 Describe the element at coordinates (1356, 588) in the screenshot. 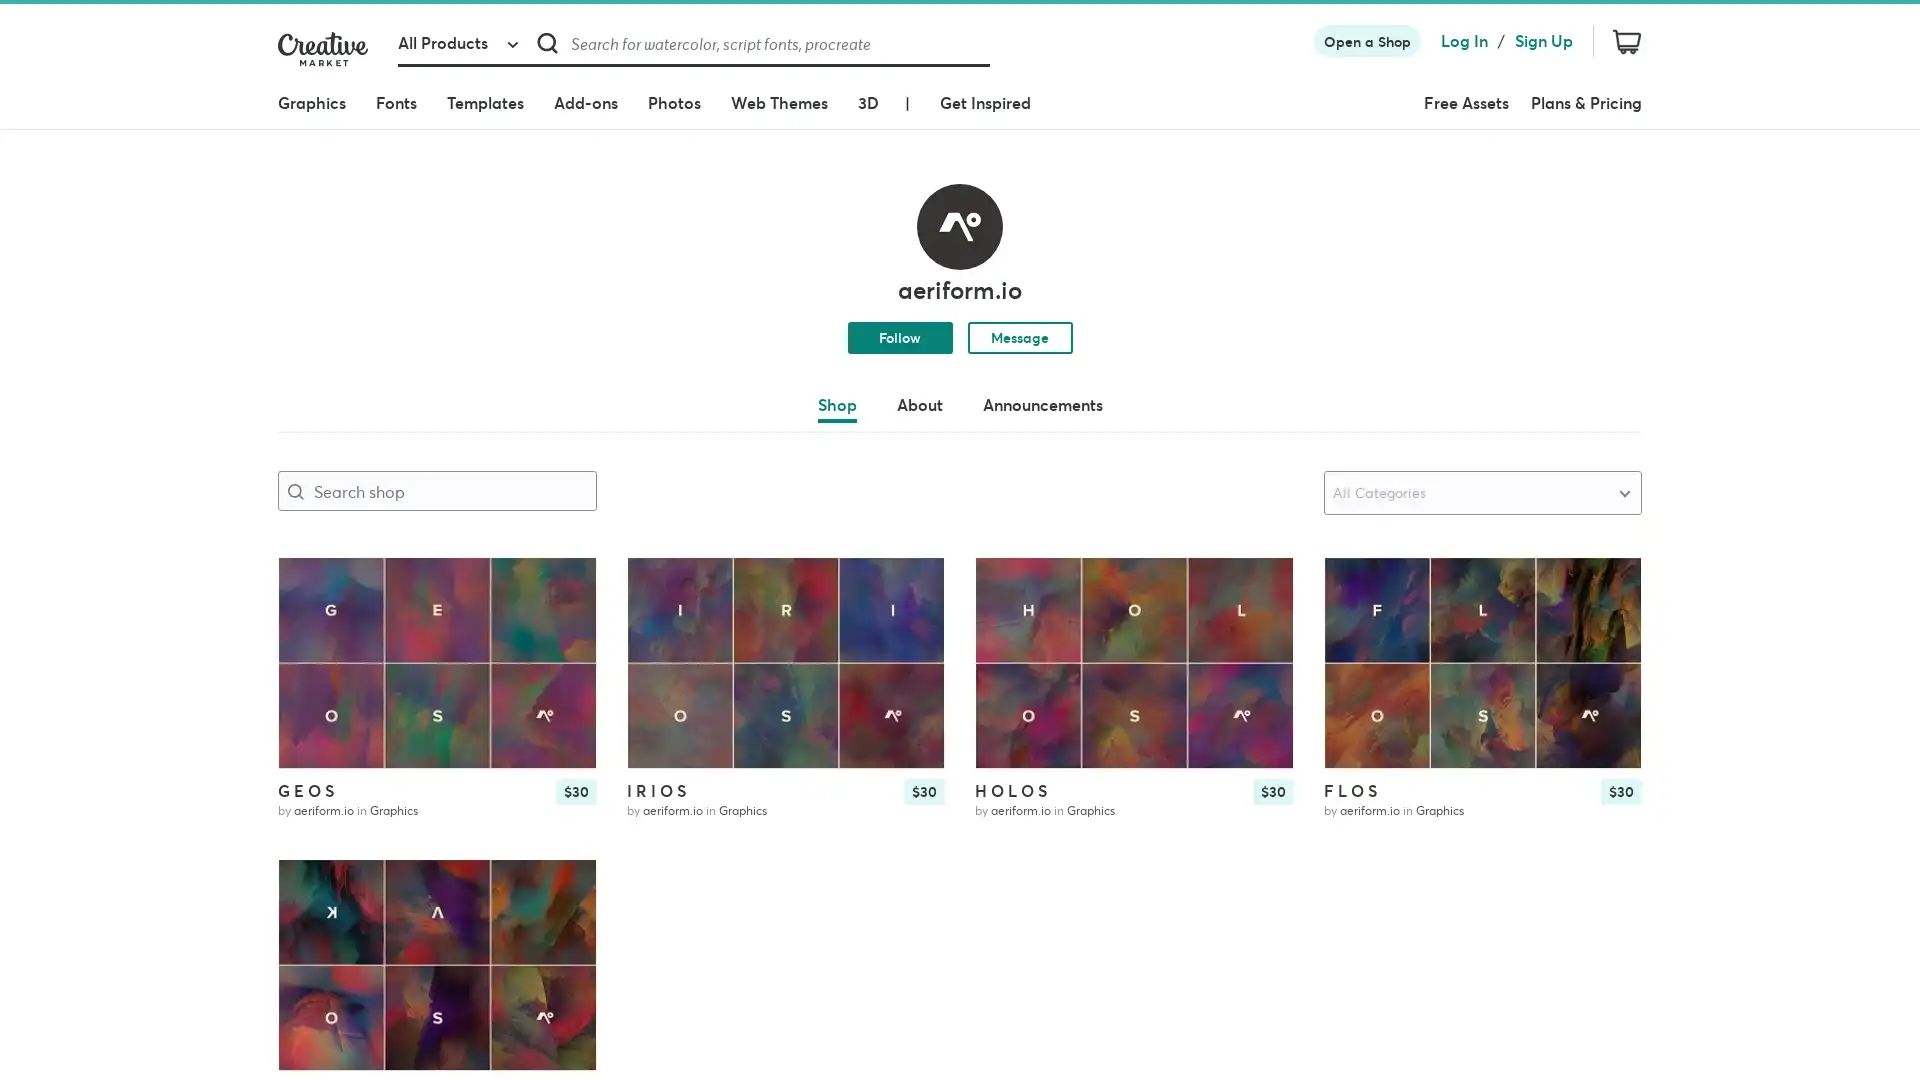

I see `Pin to Pinterest` at that location.